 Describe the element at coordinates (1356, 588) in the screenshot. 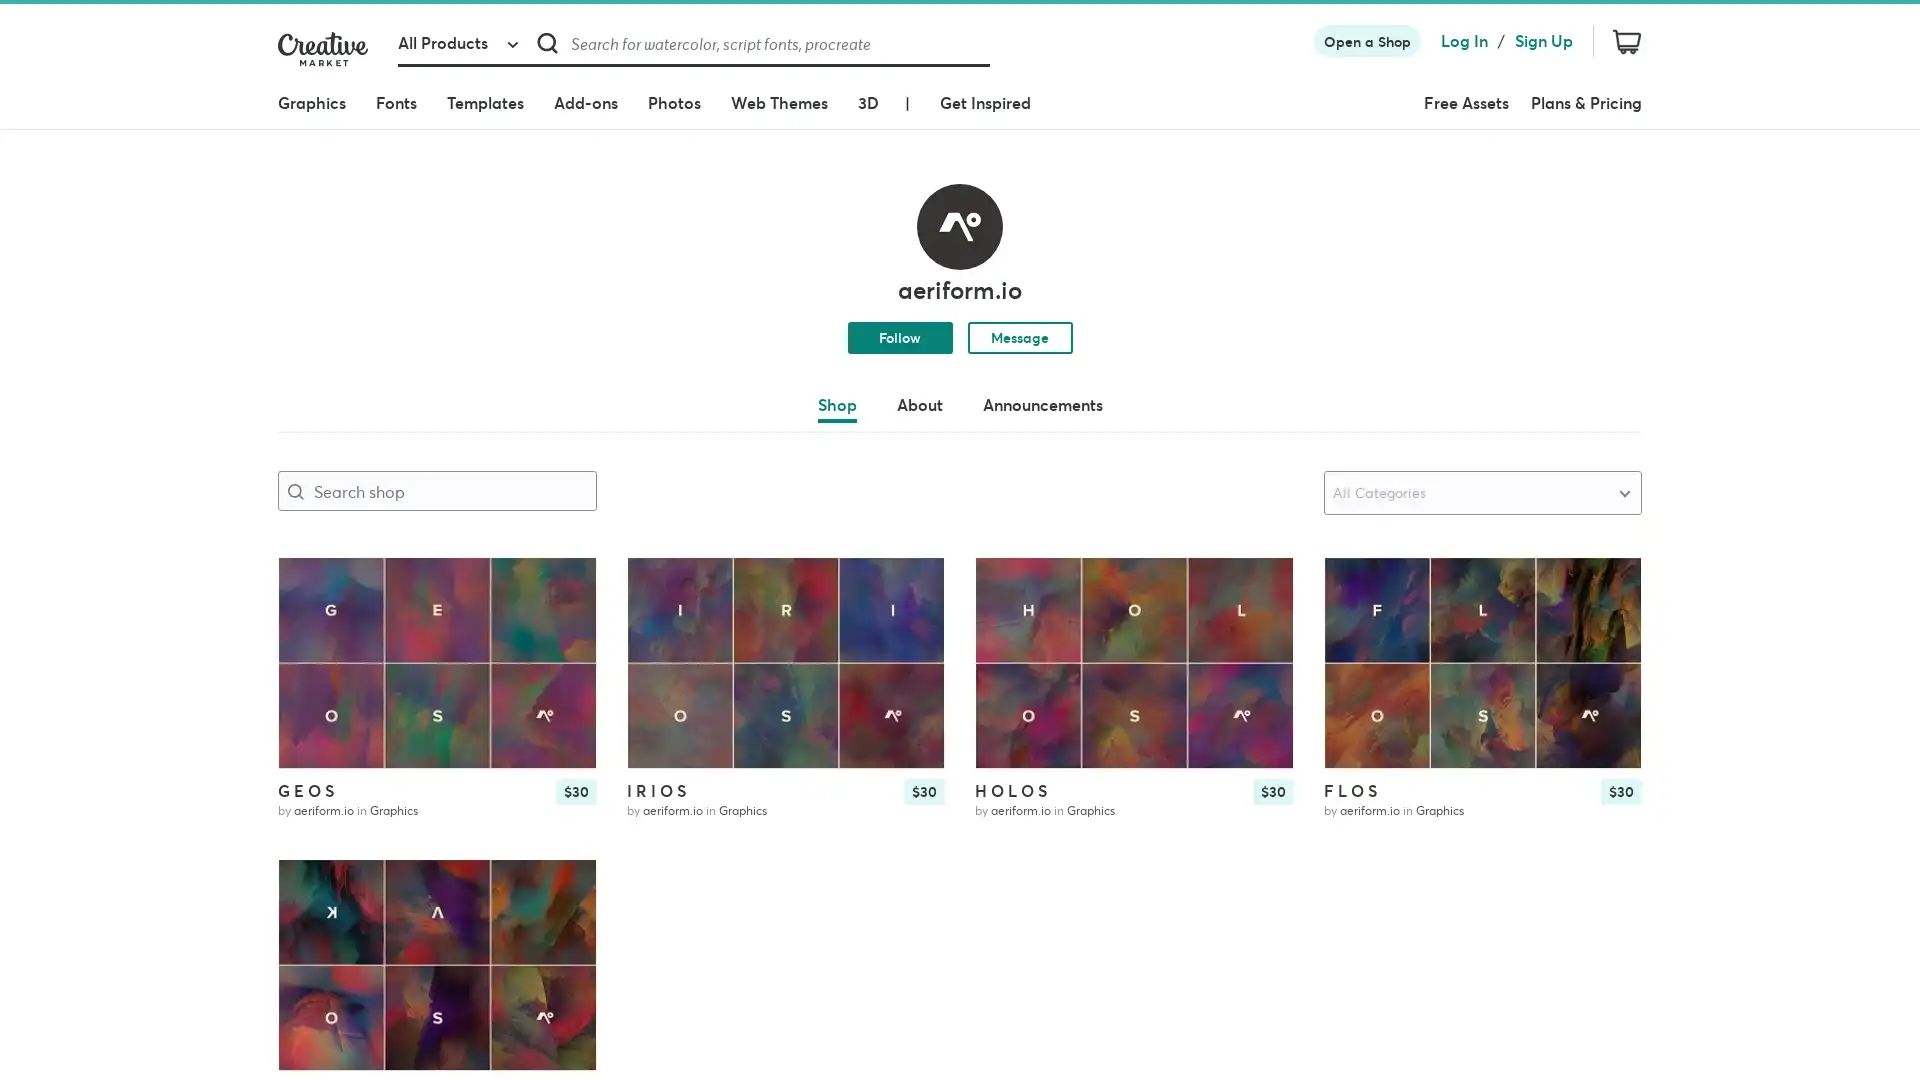

I see `Pin to Pinterest` at that location.